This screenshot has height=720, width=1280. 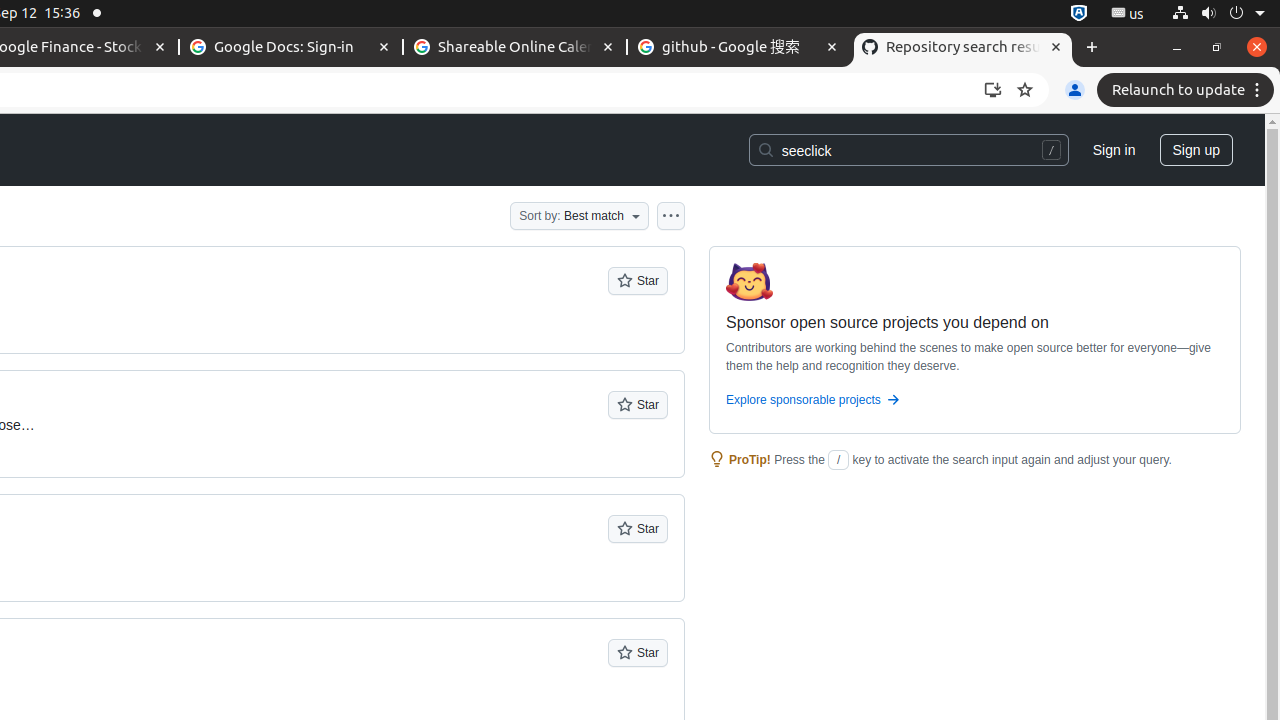 What do you see at coordinates (514, 46) in the screenshot?
I see `'Shareable Online Calendar and Scheduling - Google Calendar - Memory usage - 88.4 MB'` at bounding box center [514, 46].